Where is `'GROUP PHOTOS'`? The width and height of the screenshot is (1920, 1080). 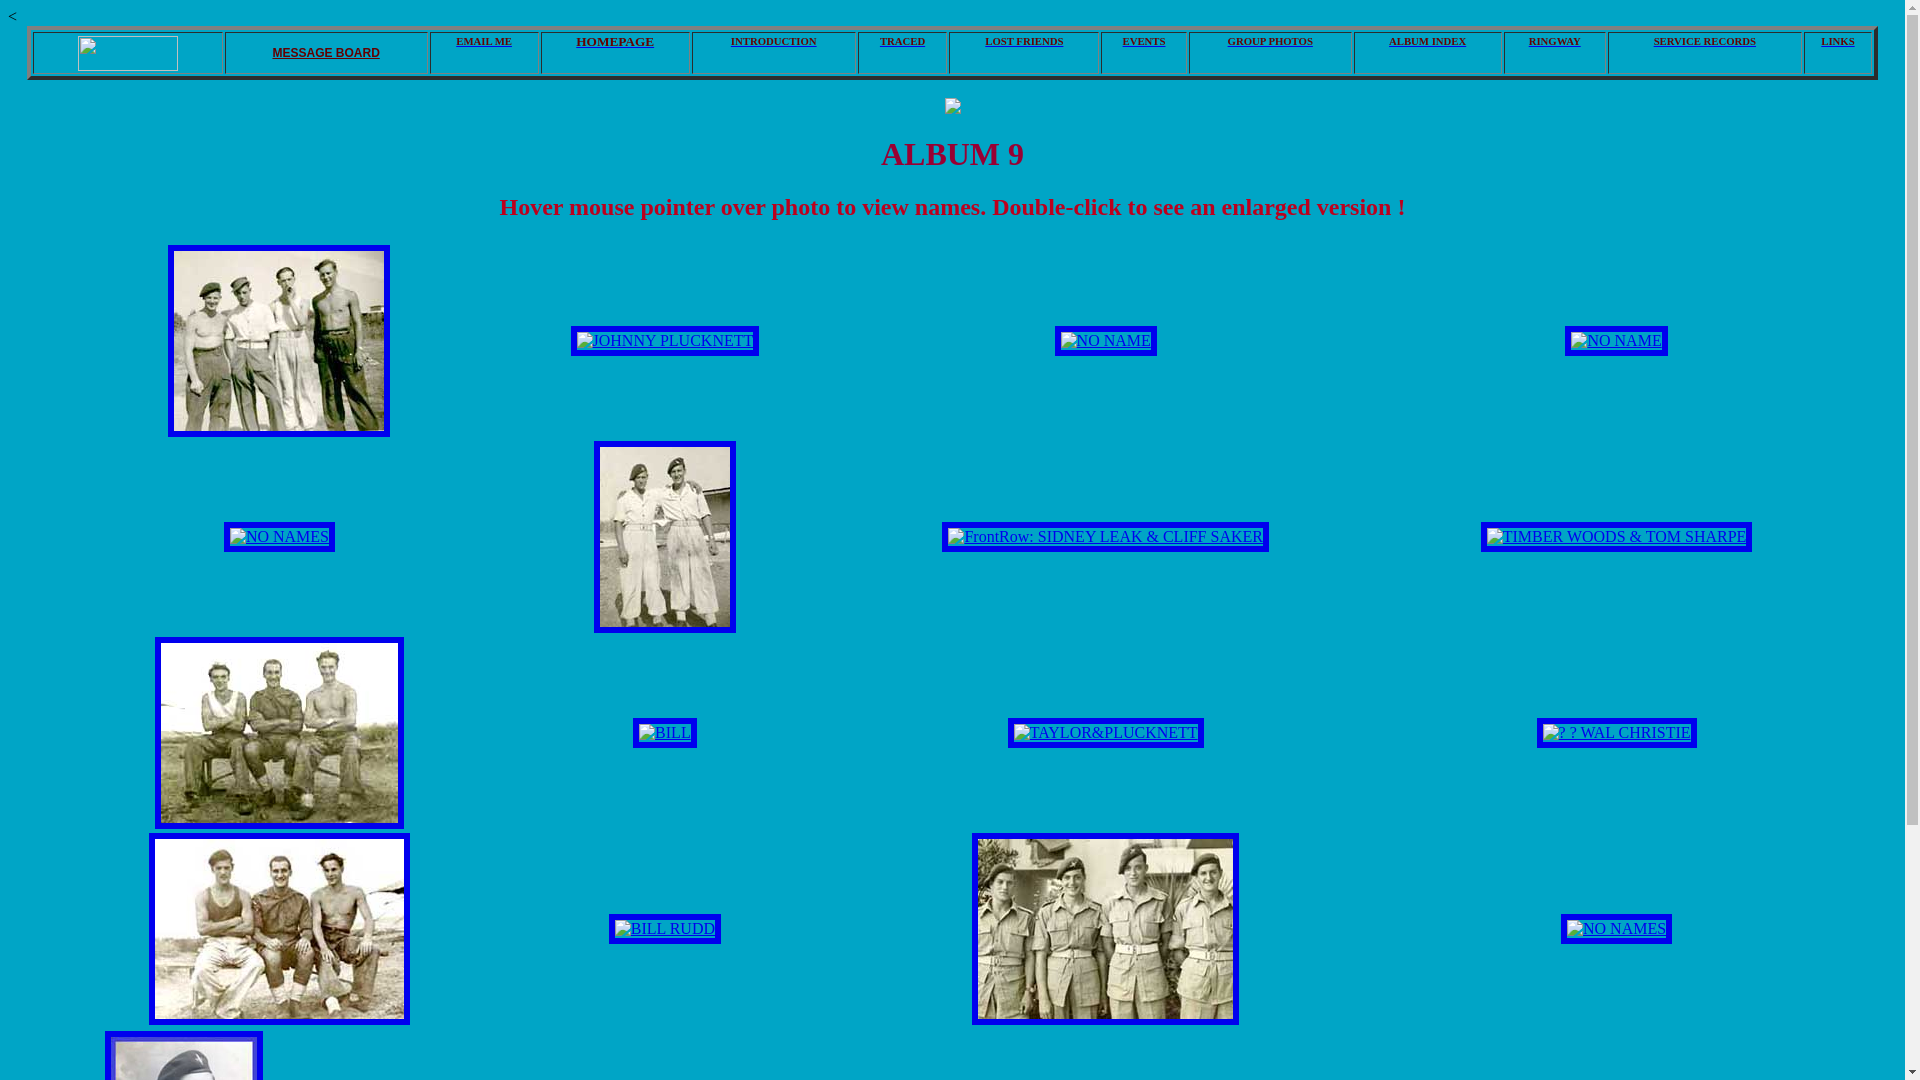
'GROUP PHOTOS' is located at coordinates (1269, 41).